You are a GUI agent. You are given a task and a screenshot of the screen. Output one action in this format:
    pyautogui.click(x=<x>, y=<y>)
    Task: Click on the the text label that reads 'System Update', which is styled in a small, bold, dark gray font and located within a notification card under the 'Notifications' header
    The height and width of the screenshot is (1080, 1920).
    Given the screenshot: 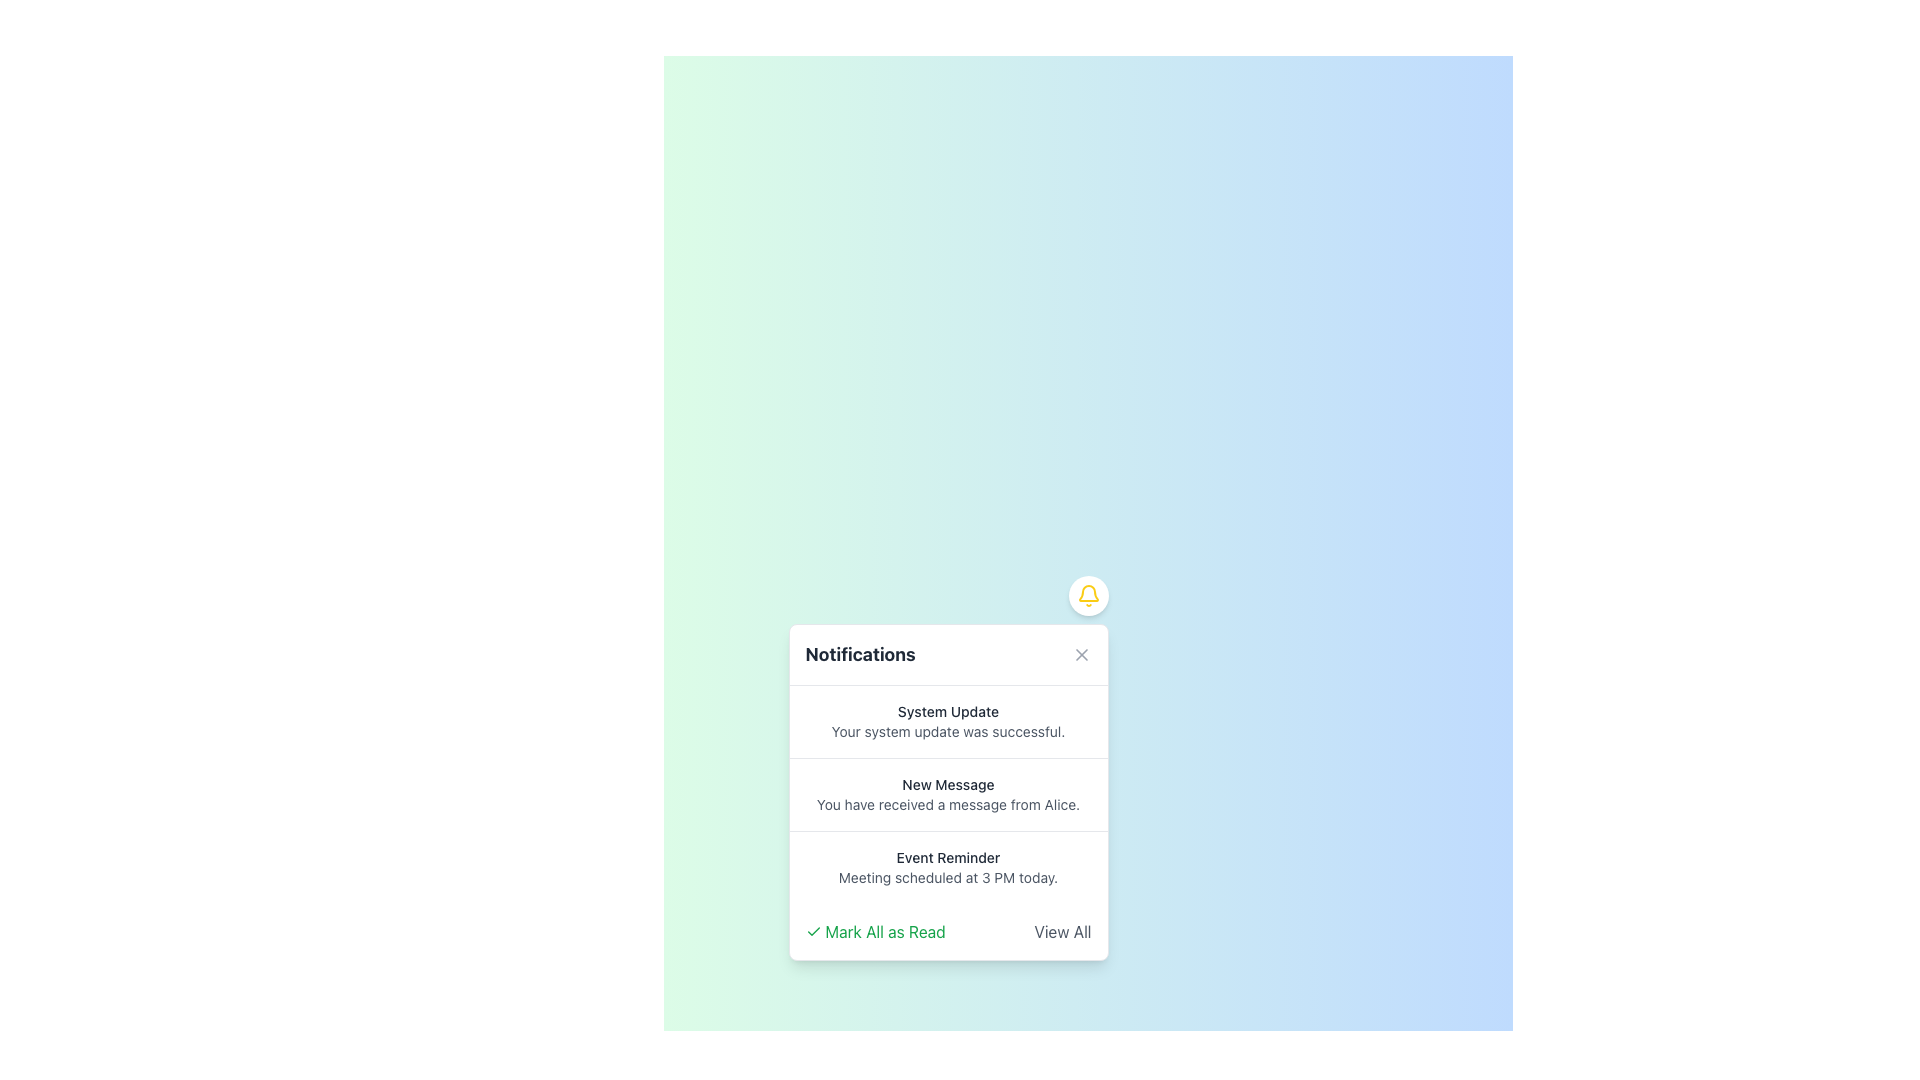 What is the action you would take?
    pyautogui.click(x=947, y=711)
    